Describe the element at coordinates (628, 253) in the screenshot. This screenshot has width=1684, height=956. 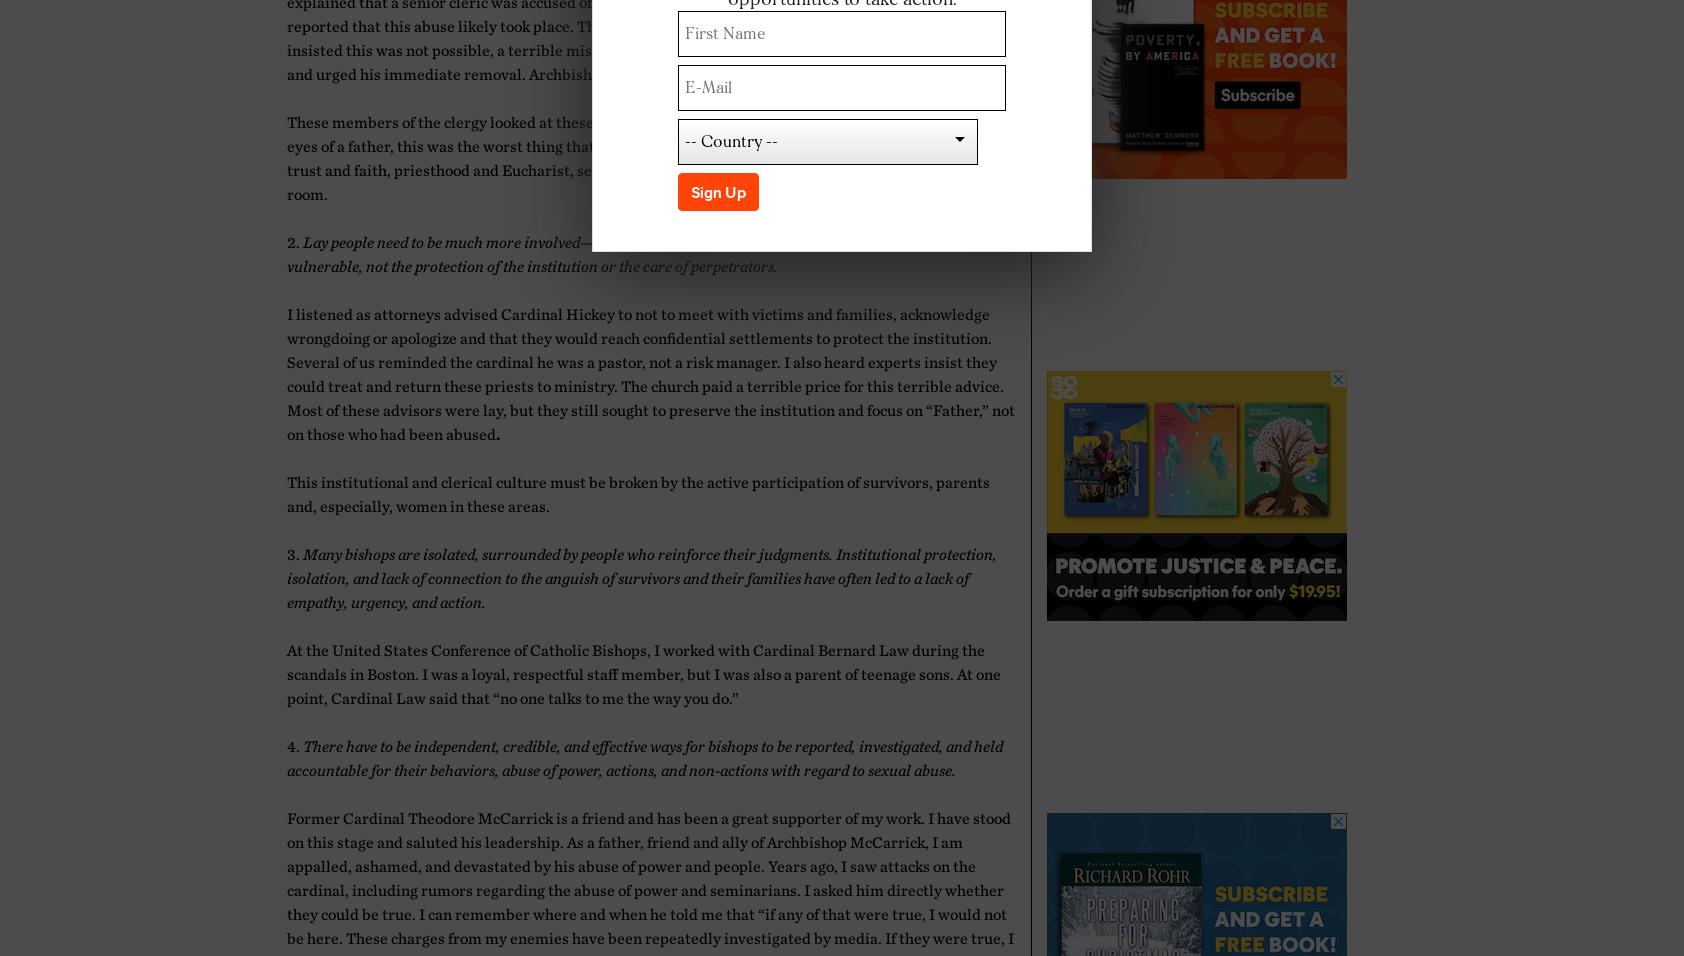
I see `'Lay people need to be much more involved—but need to be independent and focused on the needs of the vulnerable, not the protection of the institution or the care of perpetrators.'` at that location.